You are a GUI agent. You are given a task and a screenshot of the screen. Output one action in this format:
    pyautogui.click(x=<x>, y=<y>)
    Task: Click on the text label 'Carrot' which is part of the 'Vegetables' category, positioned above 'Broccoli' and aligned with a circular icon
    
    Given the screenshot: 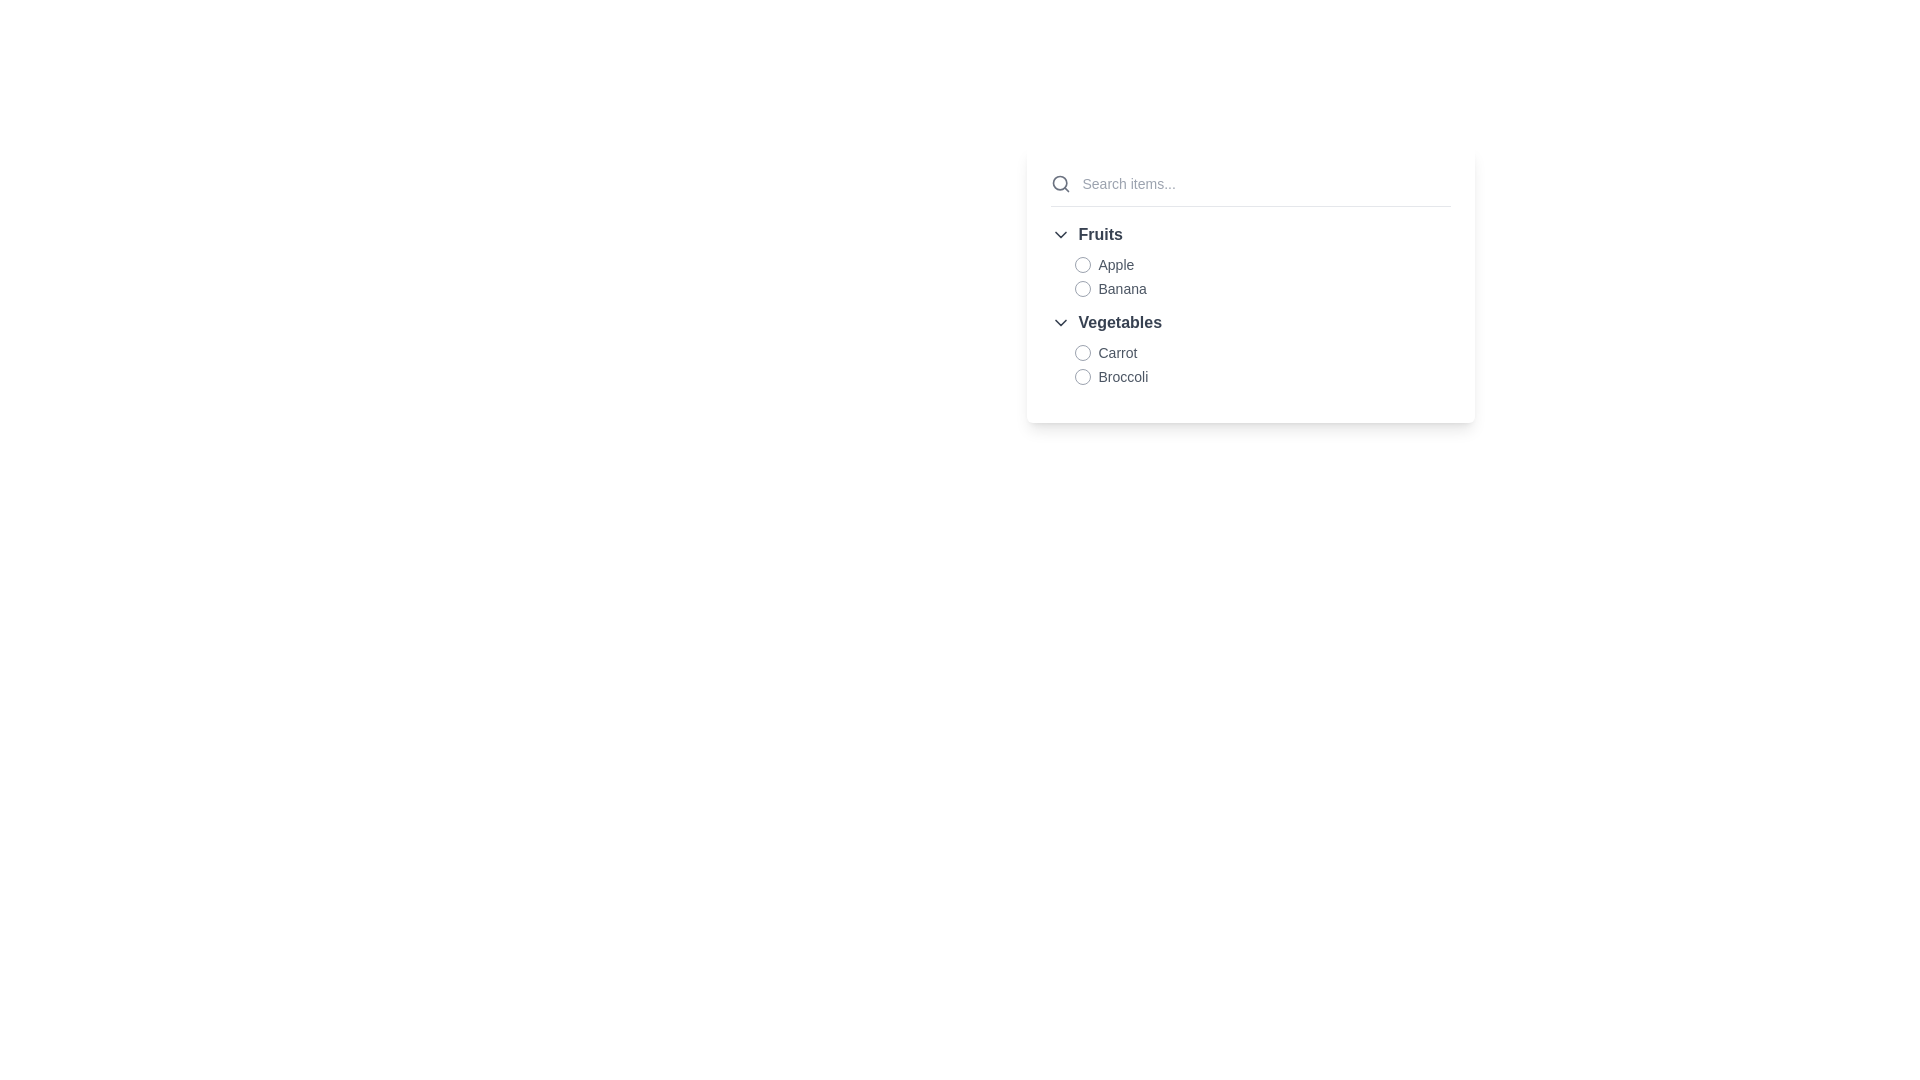 What is the action you would take?
    pyautogui.click(x=1117, y=352)
    